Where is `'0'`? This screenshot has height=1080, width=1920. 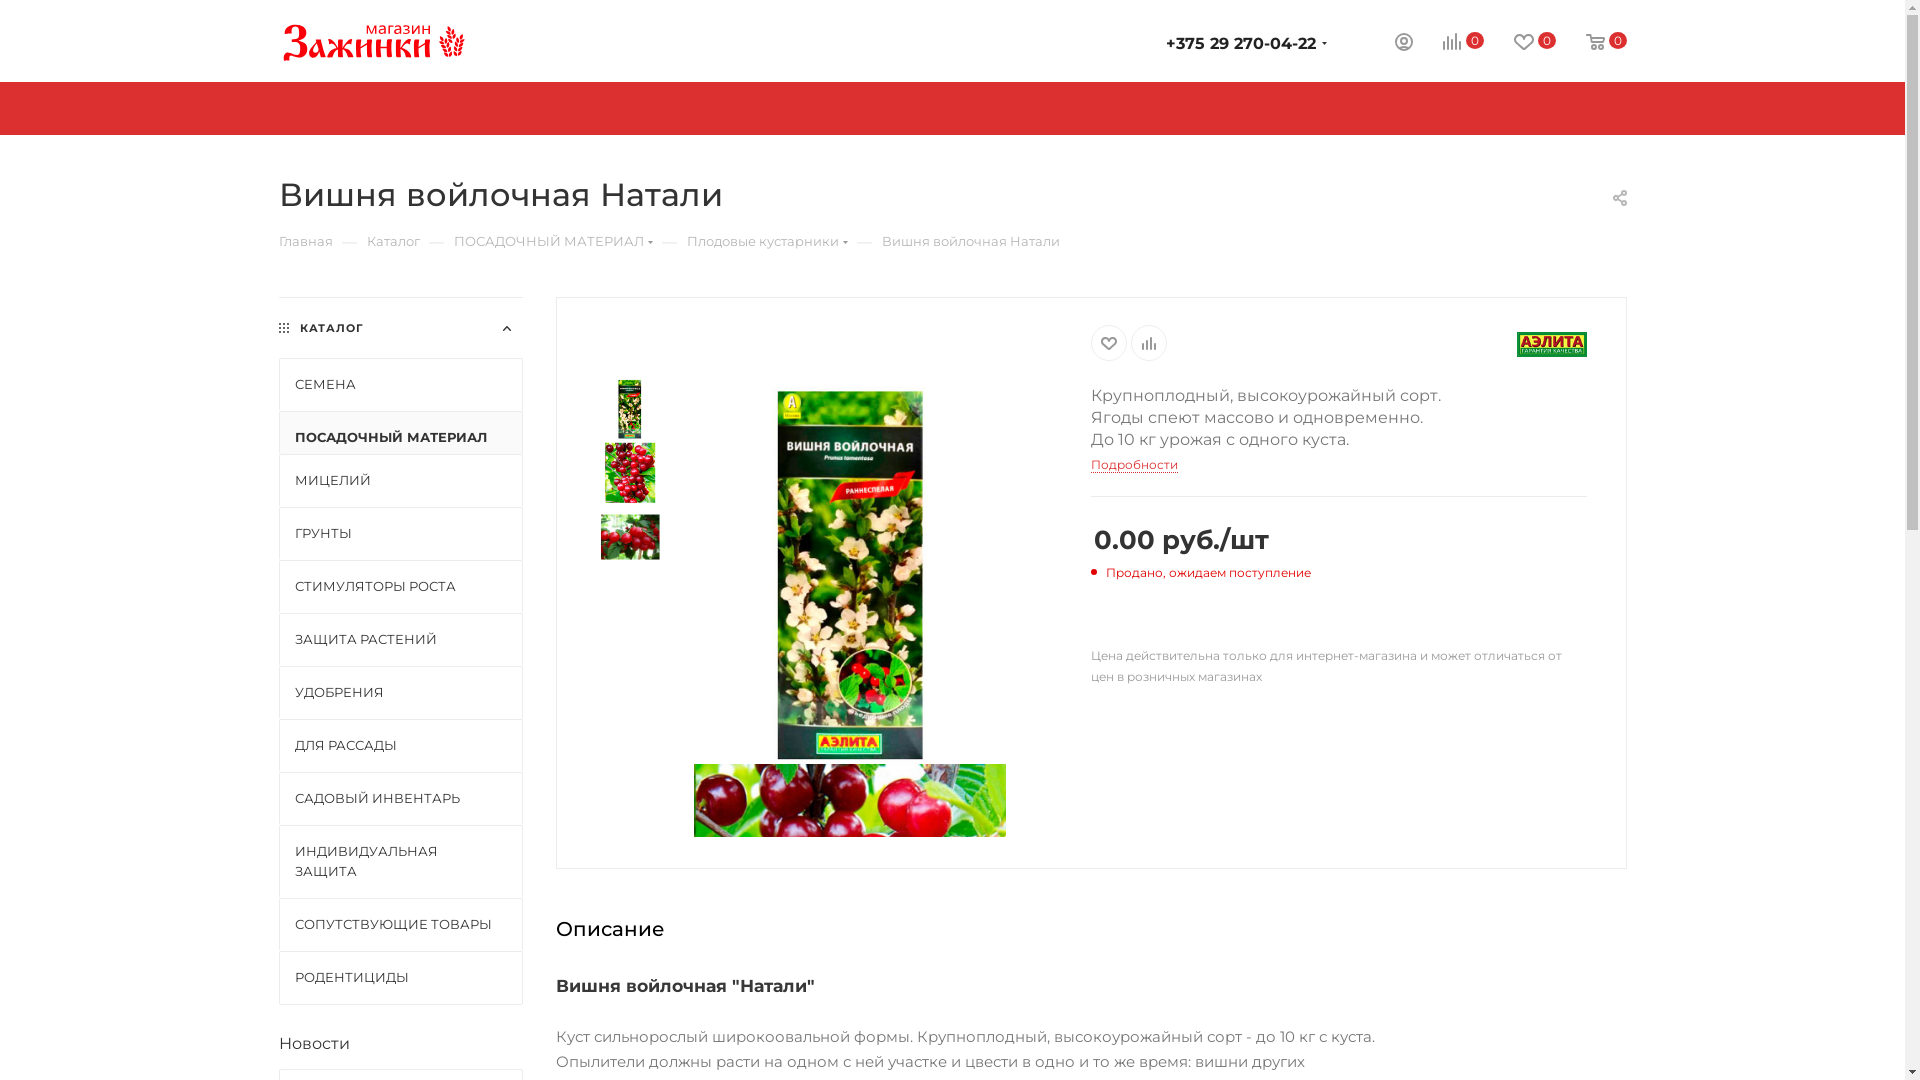 '0' is located at coordinates (1590, 42).